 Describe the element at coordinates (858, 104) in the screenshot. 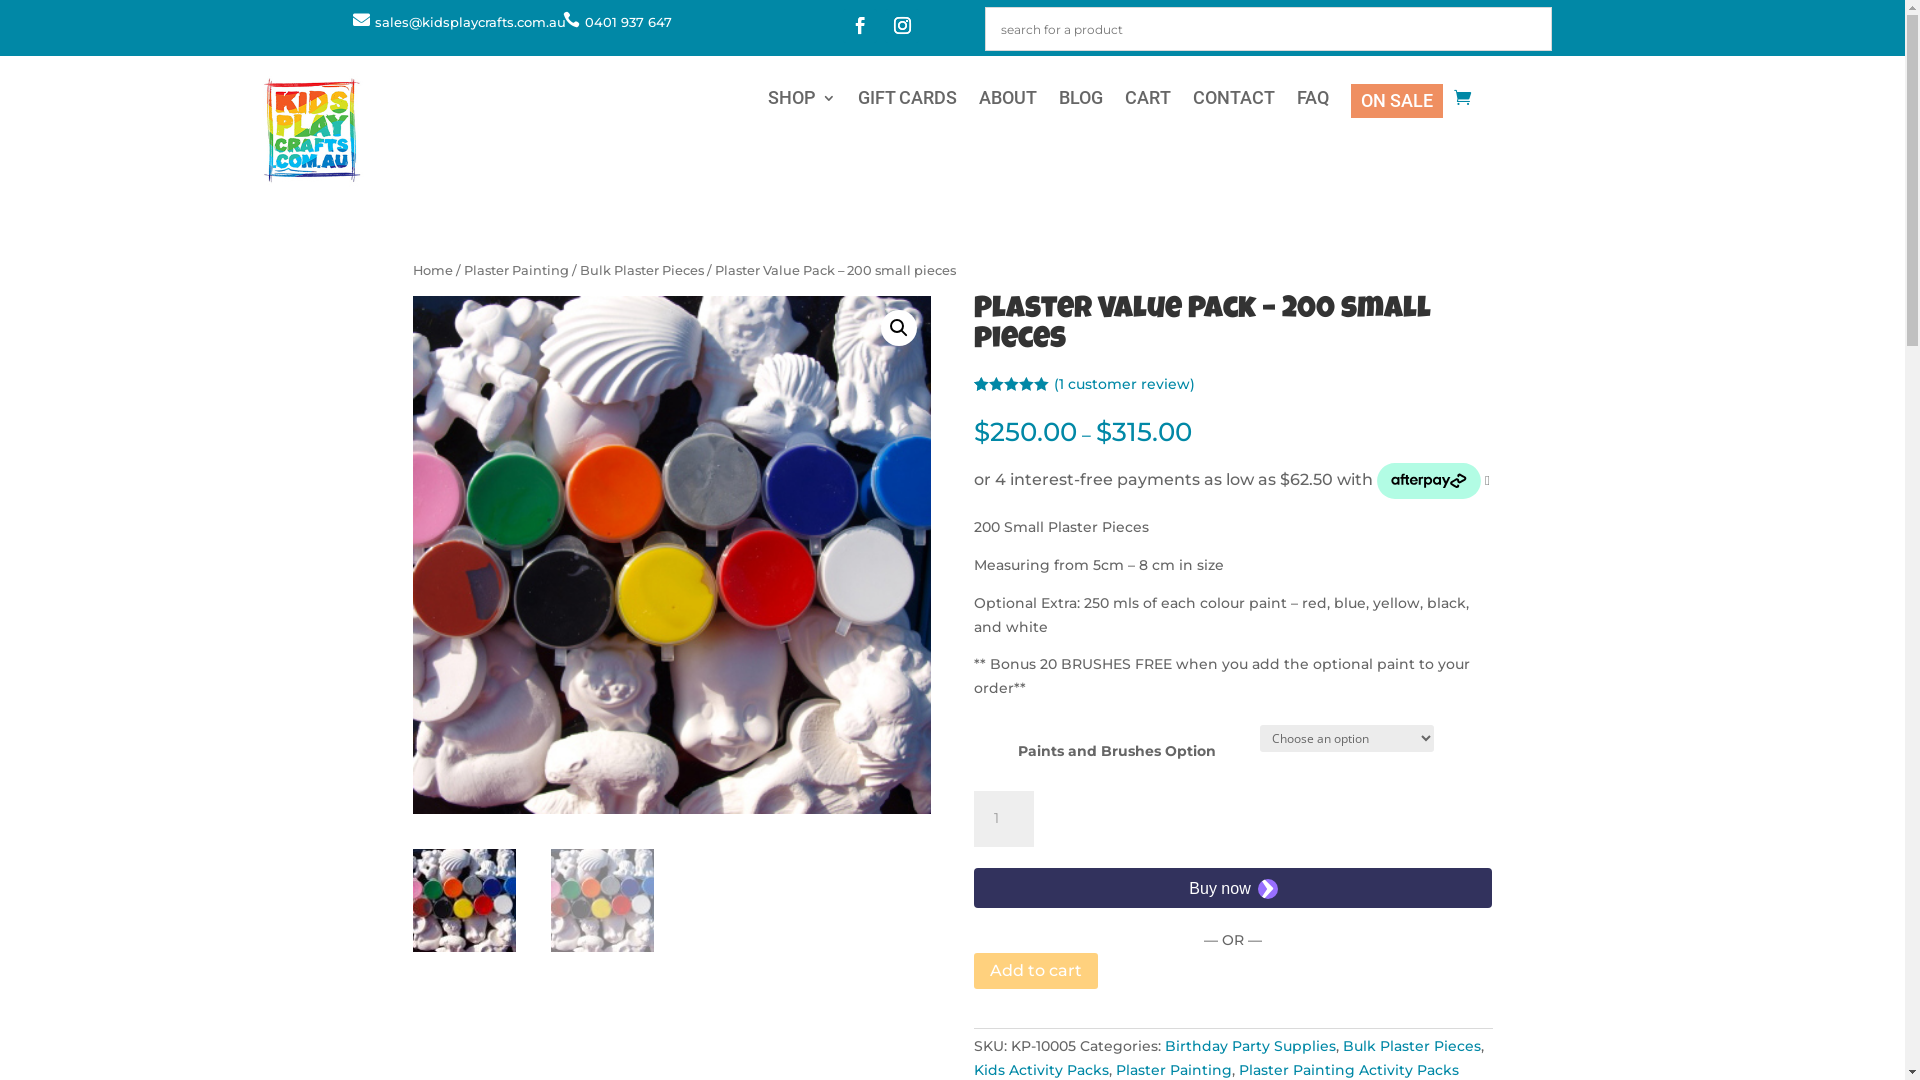

I see `'GIFT CARDS'` at that location.